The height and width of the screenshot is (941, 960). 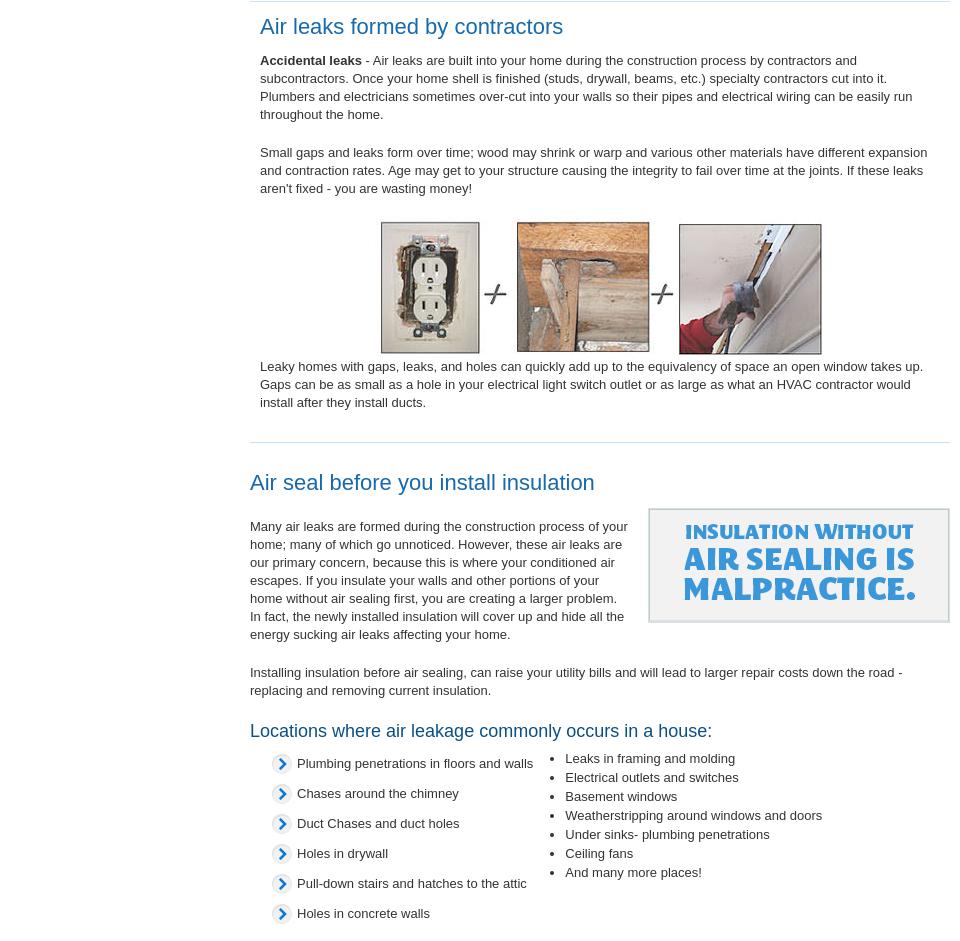 What do you see at coordinates (342, 852) in the screenshot?
I see `'Holes in drywall'` at bounding box center [342, 852].